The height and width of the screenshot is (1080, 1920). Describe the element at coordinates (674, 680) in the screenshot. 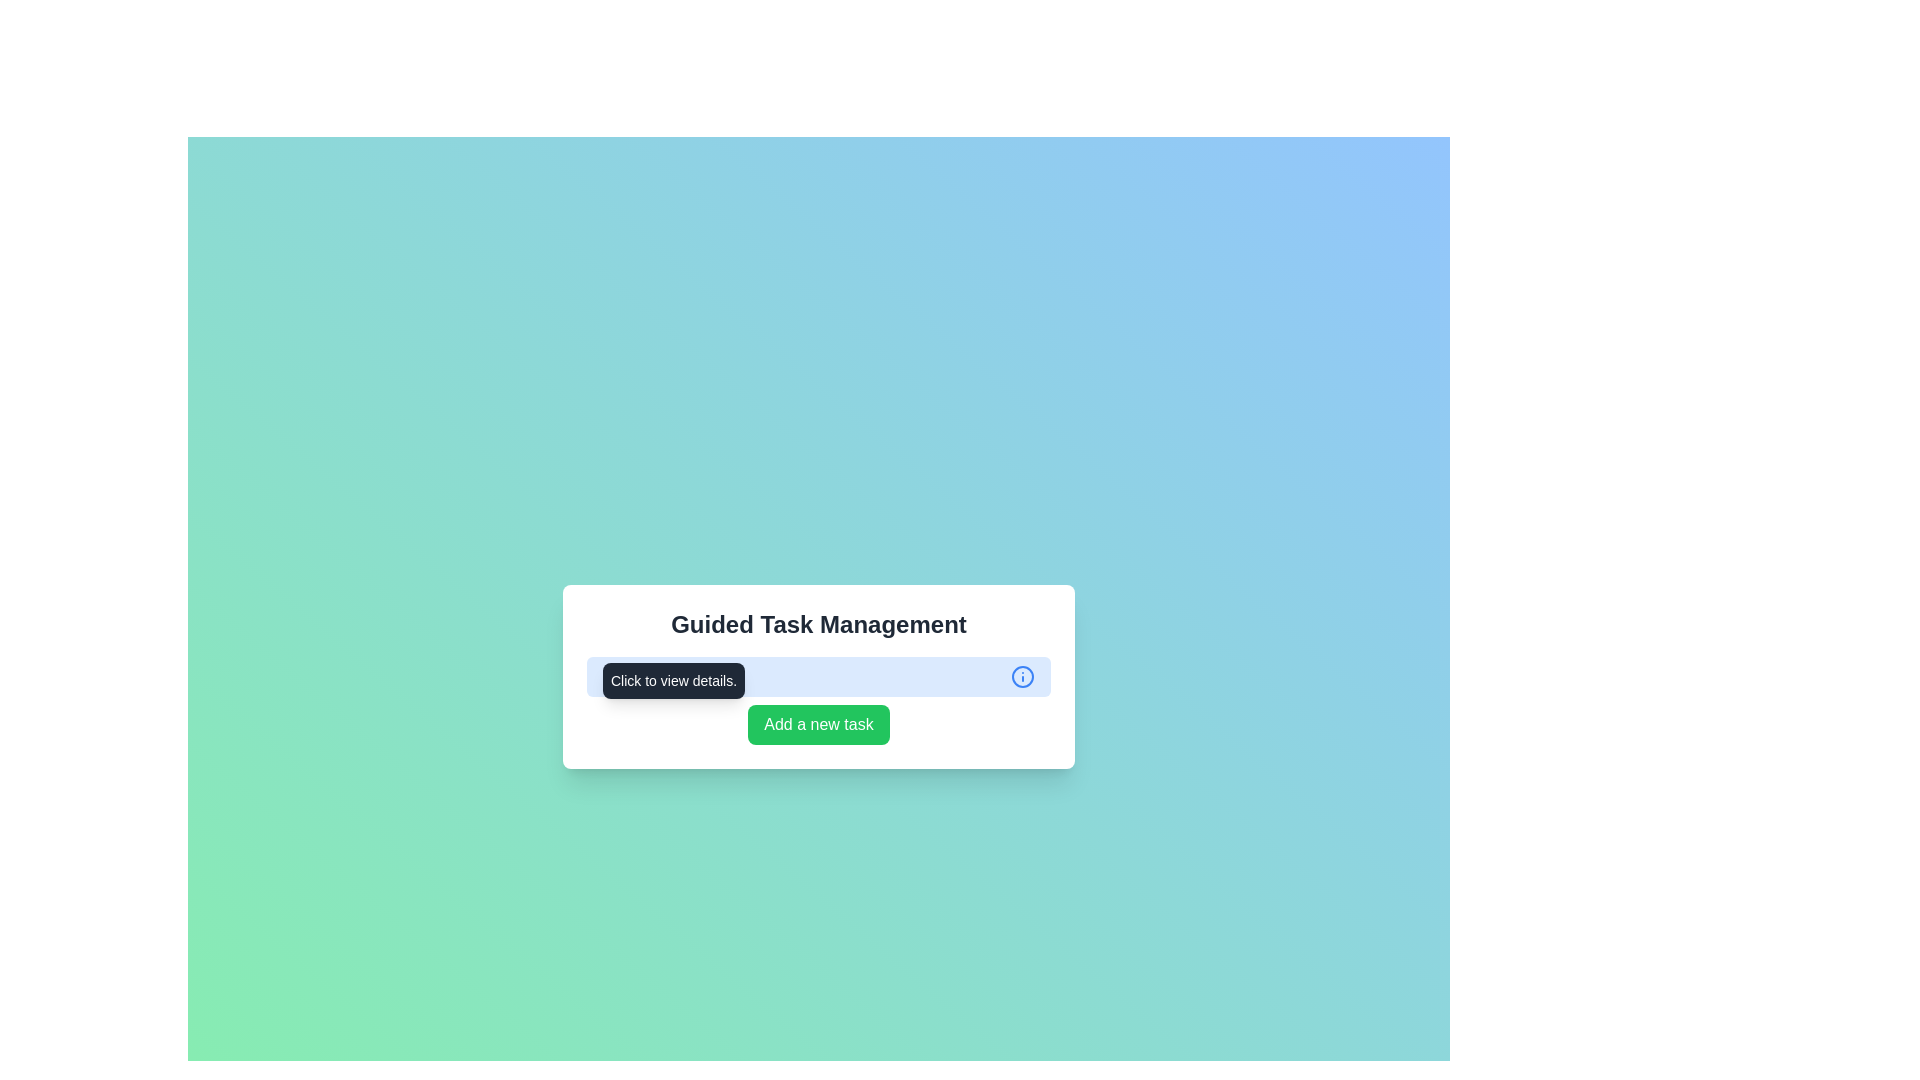

I see `the Tooltip that provides additional context or instructions related to 'Task 1'` at that location.